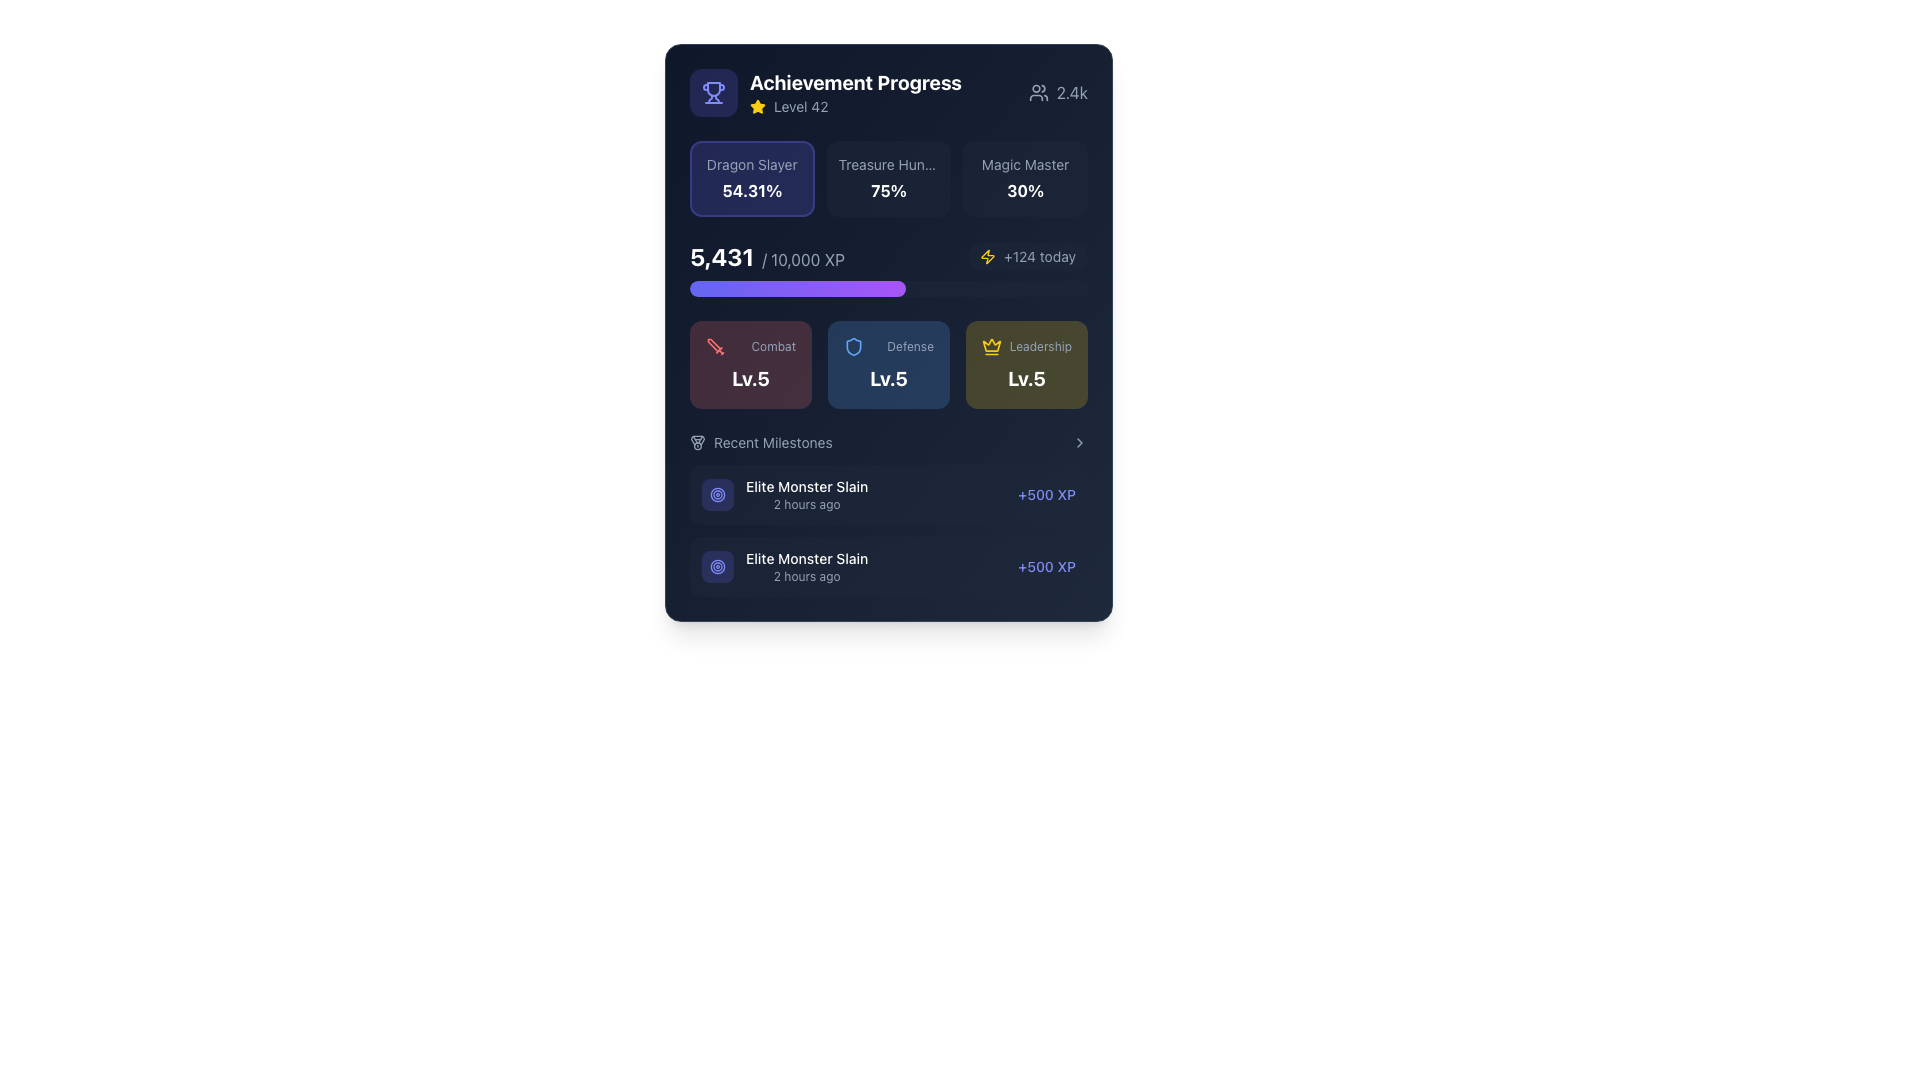 Image resolution: width=1920 pixels, height=1080 pixels. What do you see at coordinates (887, 191) in the screenshot?
I see `the numeric text display label showing '75%' which is styled in a bold white font on a dark background, located directly below the 'Treasure Hunter' heading in the Achievement Progress section` at bounding box center [887, 191].